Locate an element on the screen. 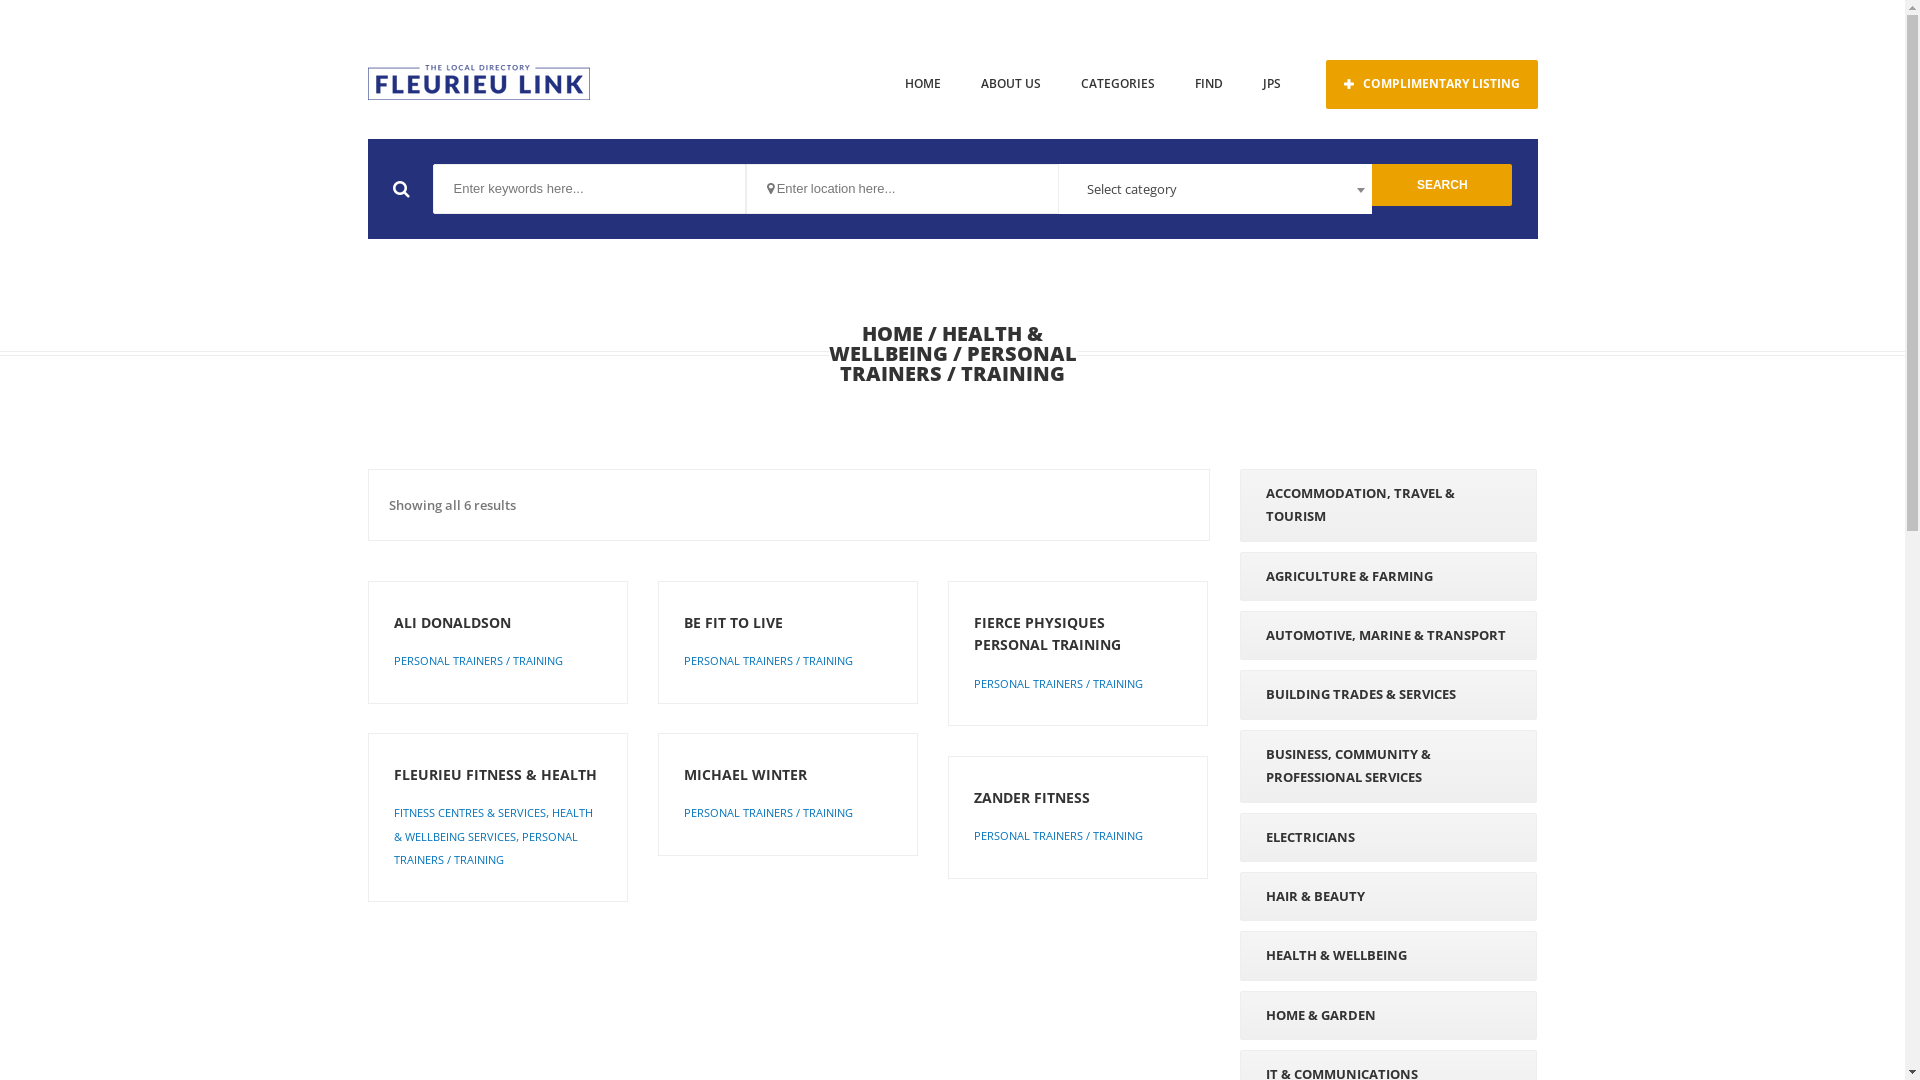 Image resolution: width=1920 pixels, height=1080 pixels. 'CATEGORIES' is located at coordinates (1116, 83).